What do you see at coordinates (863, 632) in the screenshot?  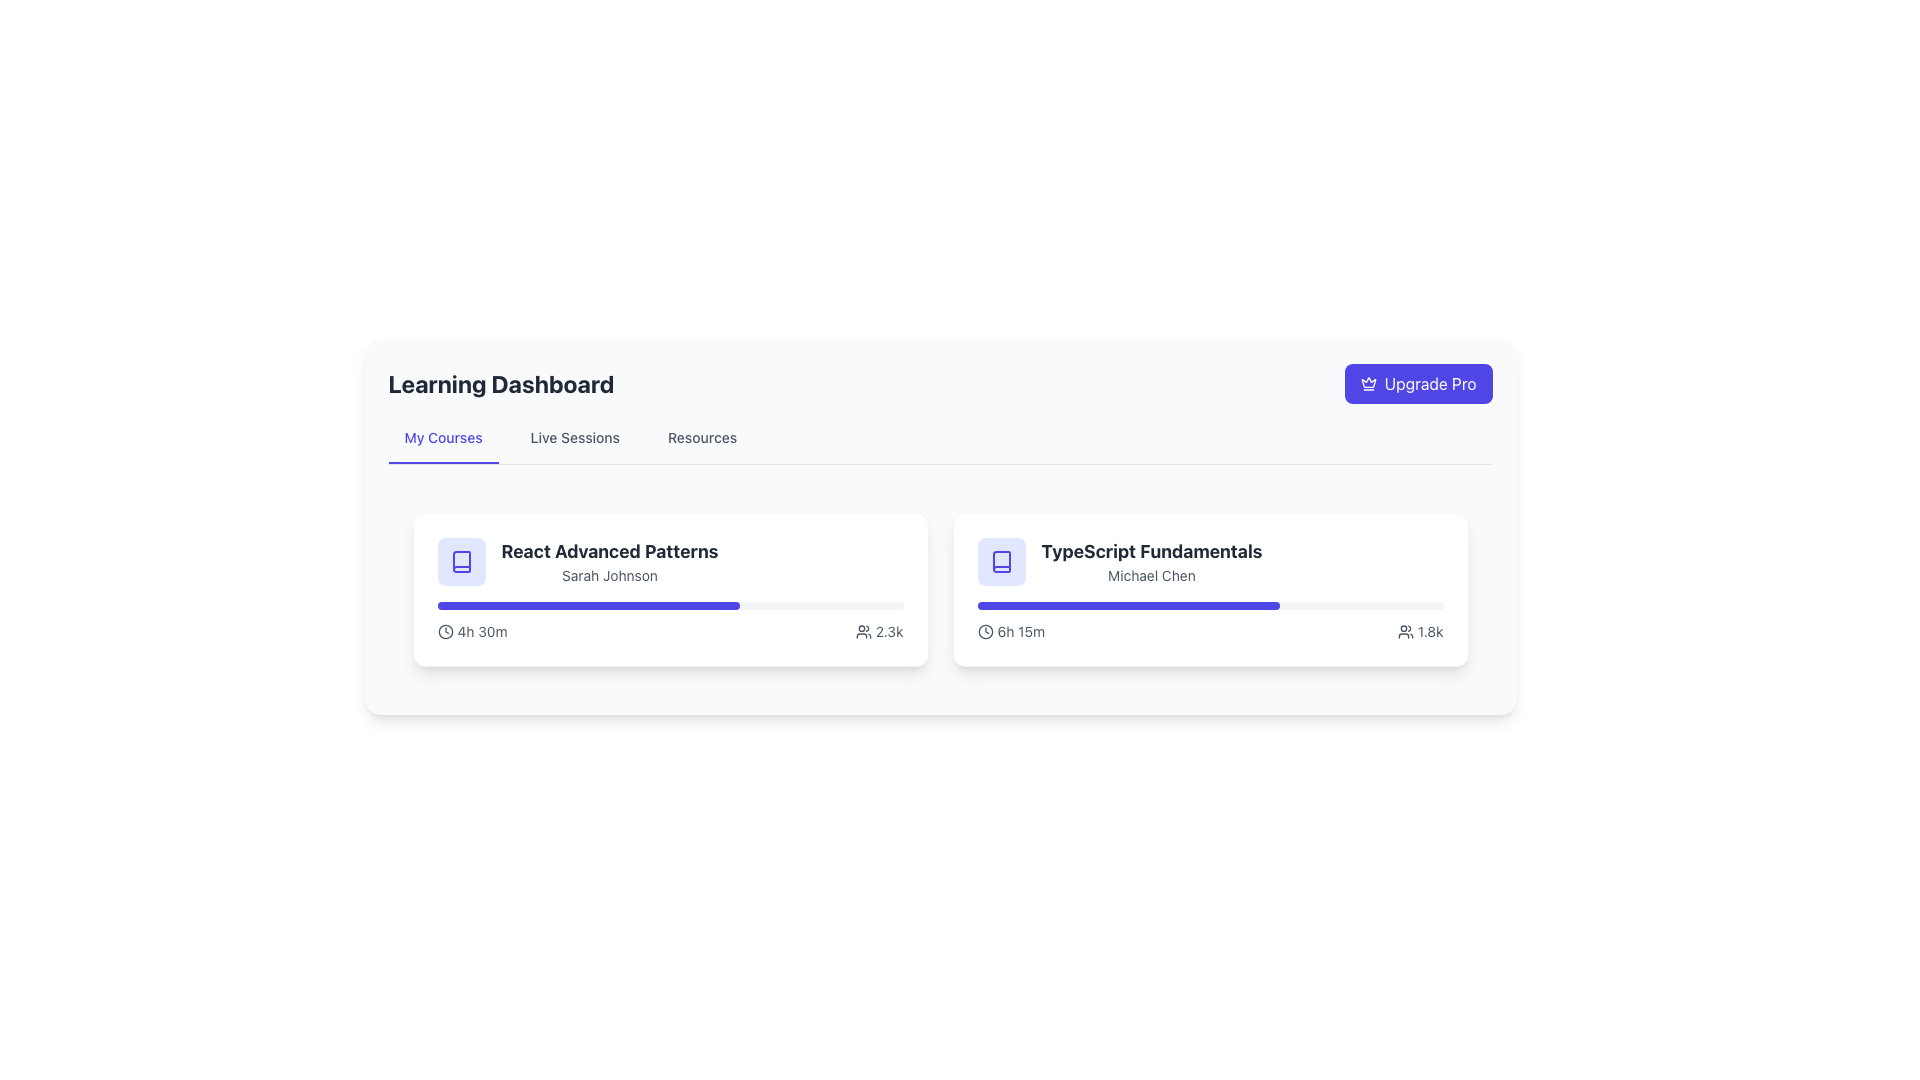 I see `the icon resembling two user figures, which is located beside the text '2.3k' in the 'My Courses' section of the dashboard` at bounding box center [863, 632].